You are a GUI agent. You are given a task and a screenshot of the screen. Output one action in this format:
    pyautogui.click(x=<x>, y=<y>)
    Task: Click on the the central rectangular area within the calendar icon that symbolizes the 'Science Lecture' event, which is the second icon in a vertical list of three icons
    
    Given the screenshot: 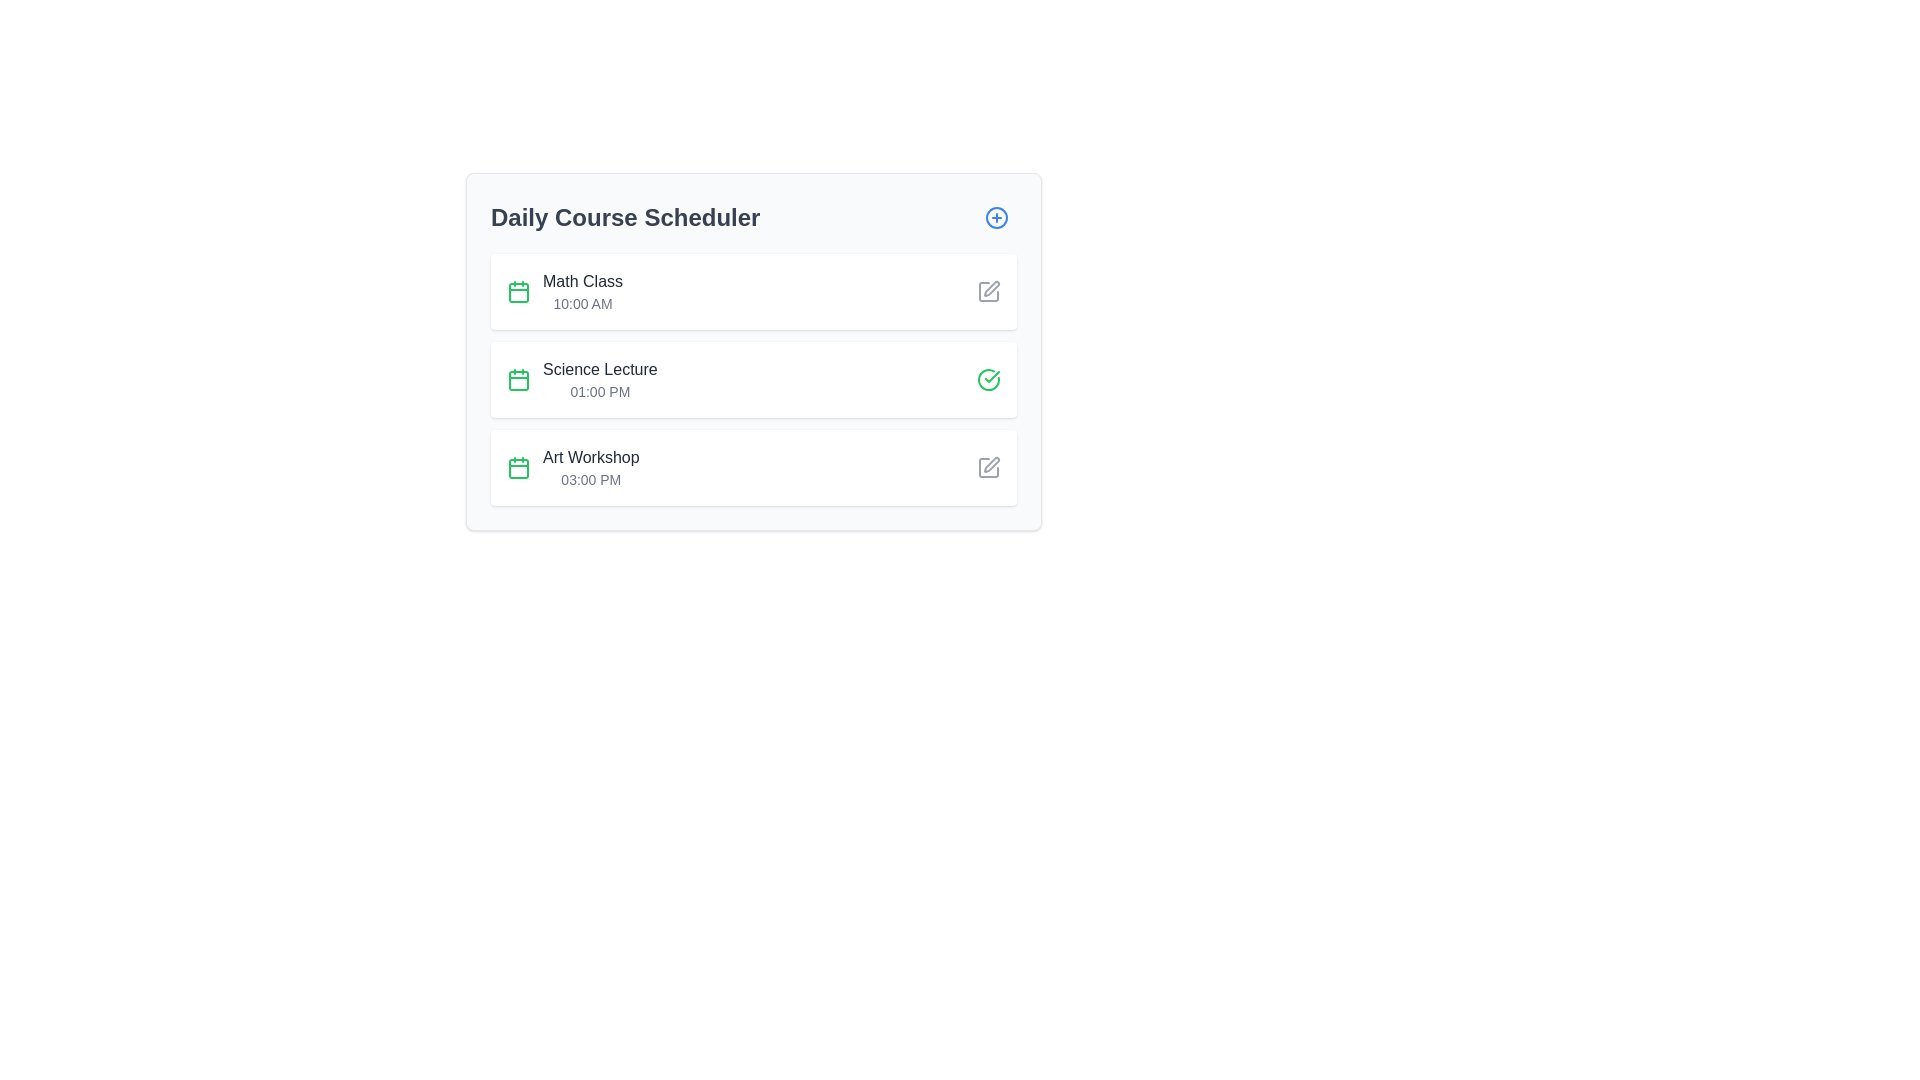 What is the action you would take?
    pyautogui.click(x=518, y=381)
    